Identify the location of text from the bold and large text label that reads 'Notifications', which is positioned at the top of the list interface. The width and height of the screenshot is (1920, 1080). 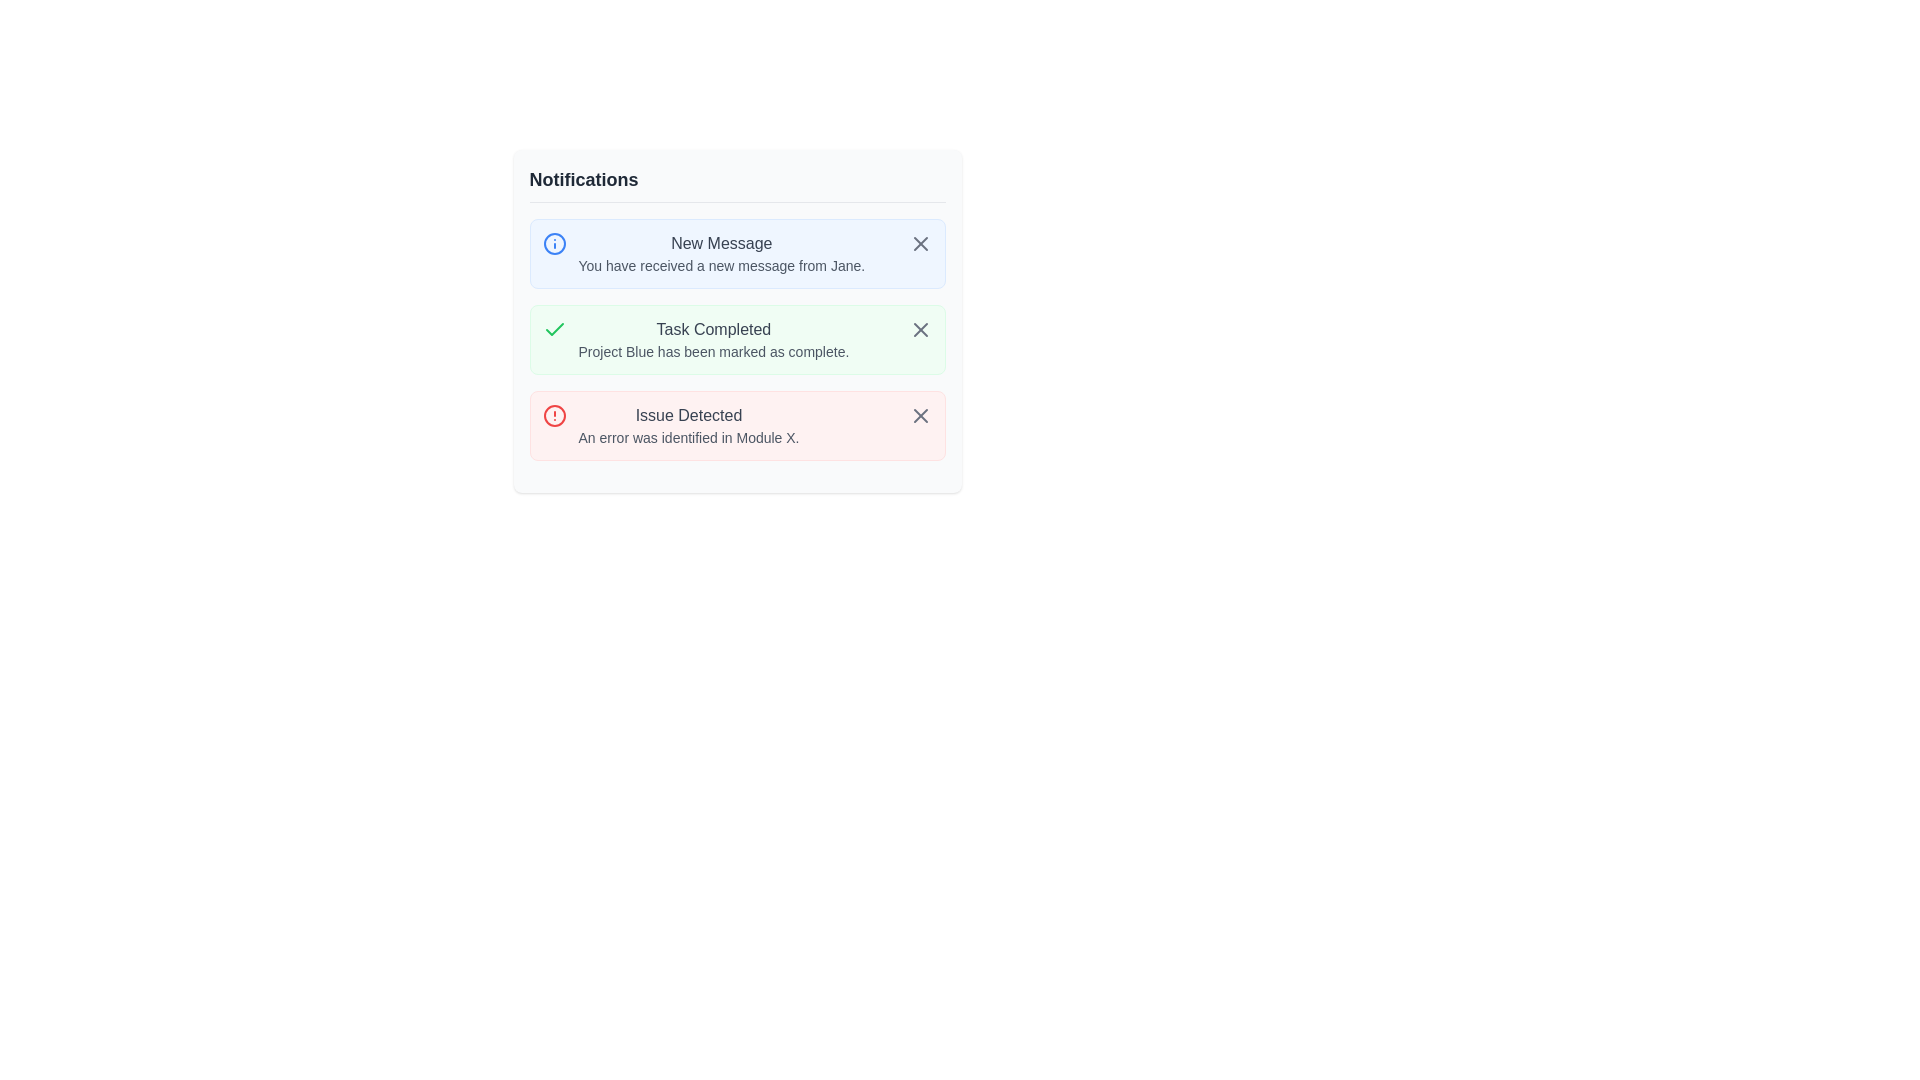
(583, 180).